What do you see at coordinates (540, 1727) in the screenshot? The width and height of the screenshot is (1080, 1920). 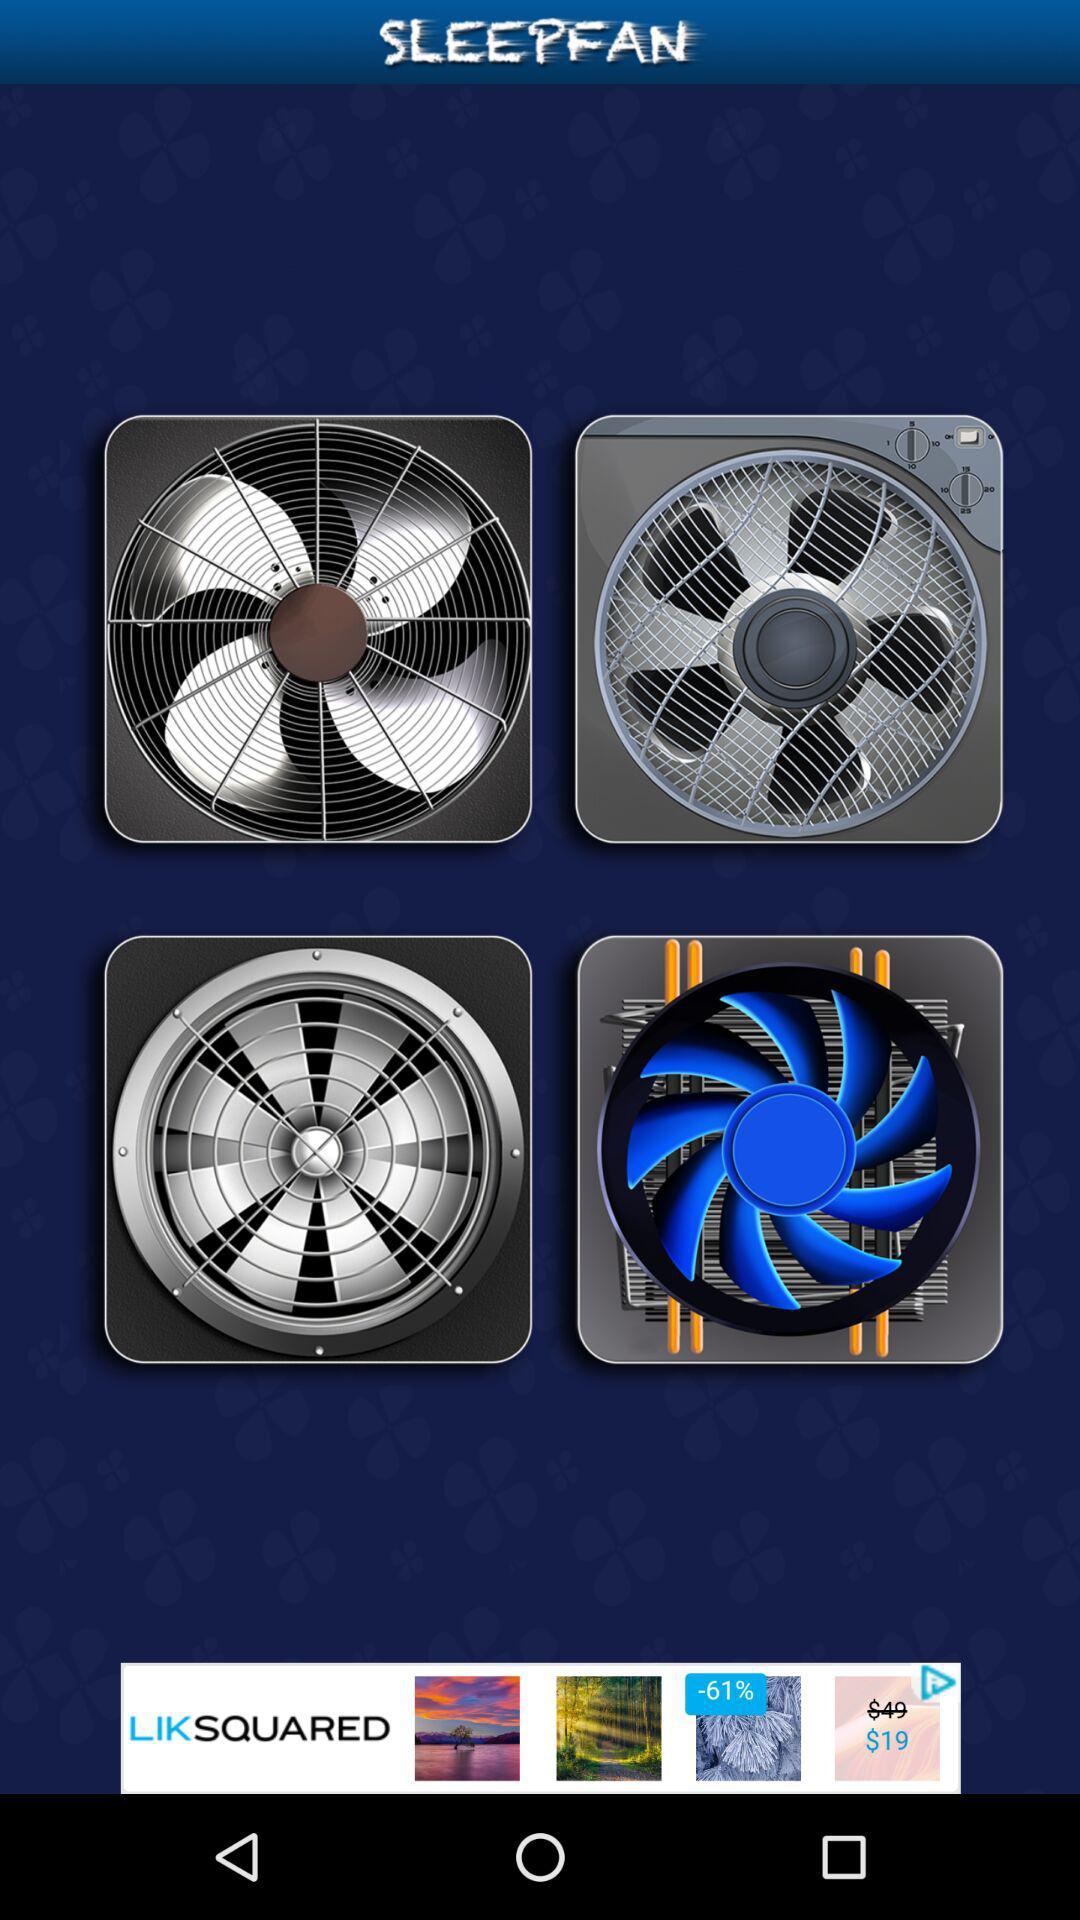 I see `open advertisement` at bounding box center [540, 1727].